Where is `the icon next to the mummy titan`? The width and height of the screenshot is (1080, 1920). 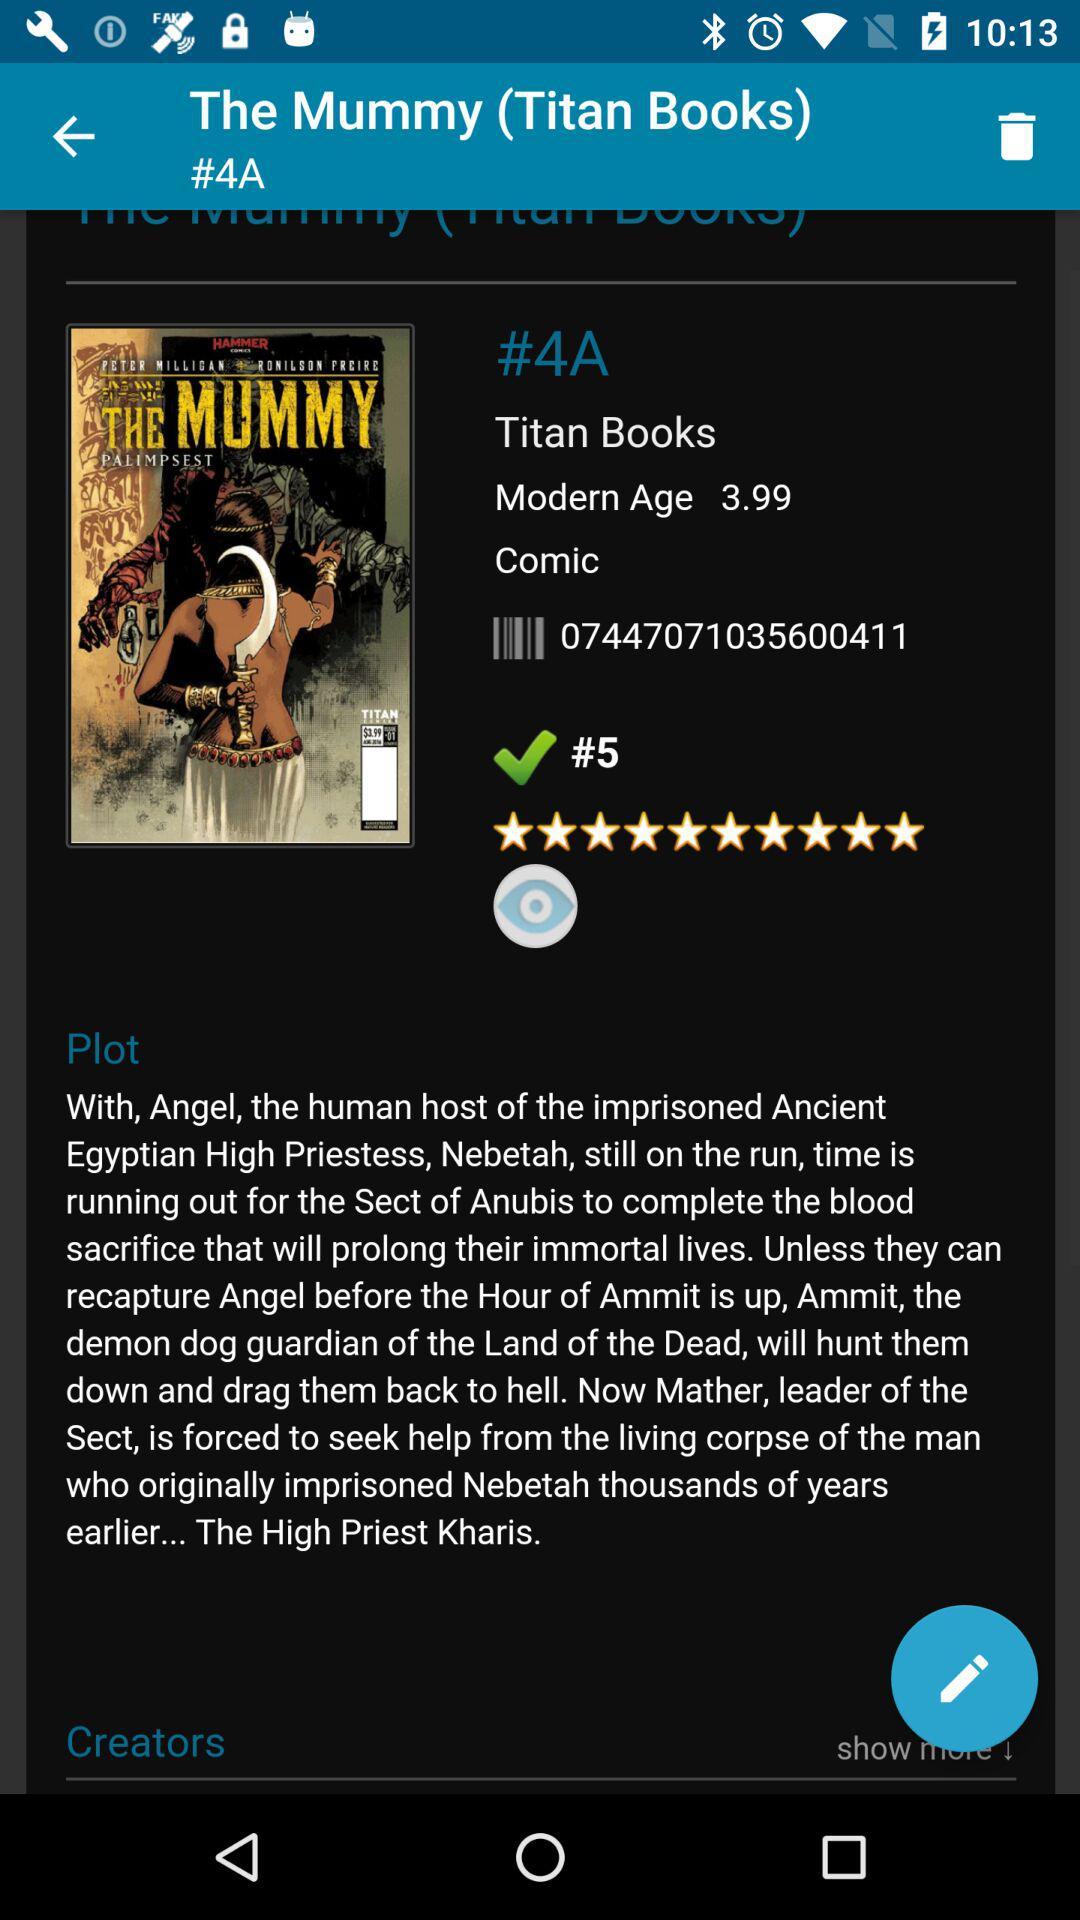 the icon next to the mummy titan is located at coordinates (72, 135).